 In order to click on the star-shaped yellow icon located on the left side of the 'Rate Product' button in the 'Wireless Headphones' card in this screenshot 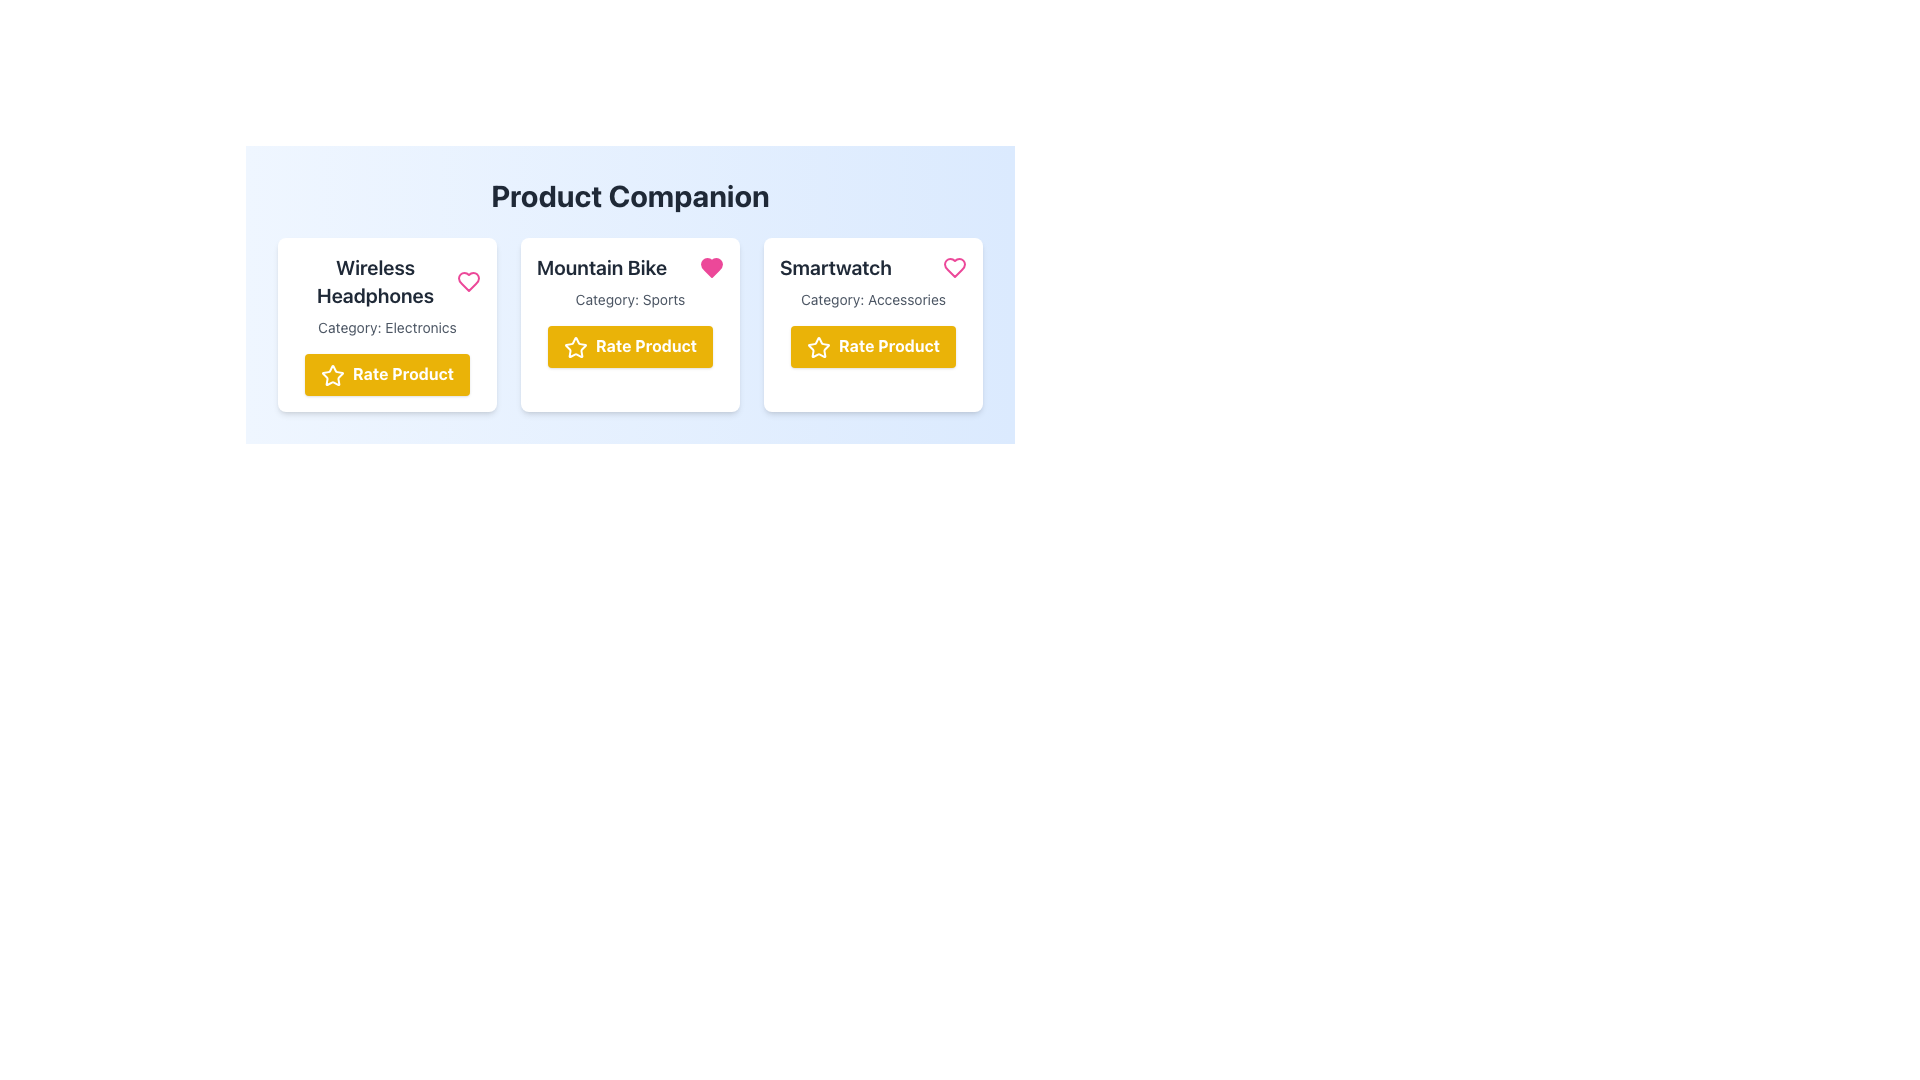, I will do `click(332, 375)`.